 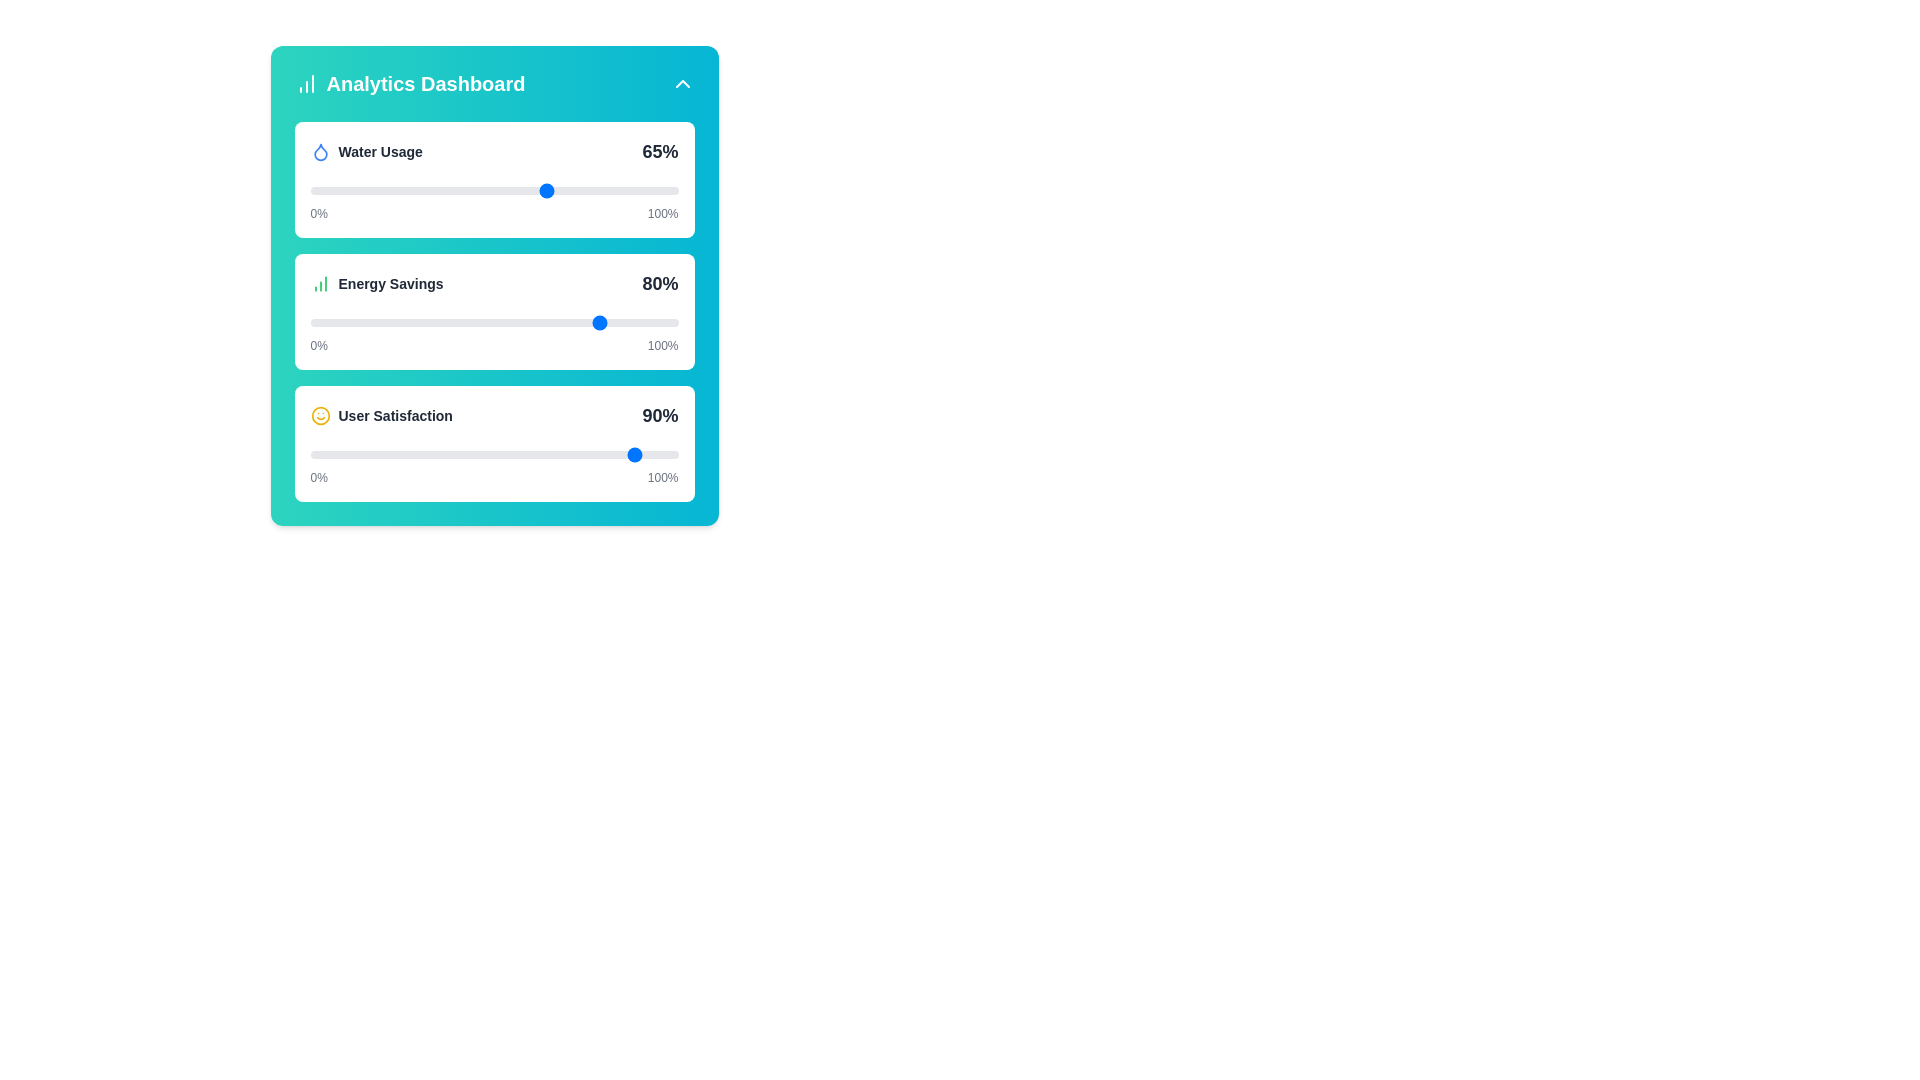 I want to click on the slider, so click(x=373, y=322).